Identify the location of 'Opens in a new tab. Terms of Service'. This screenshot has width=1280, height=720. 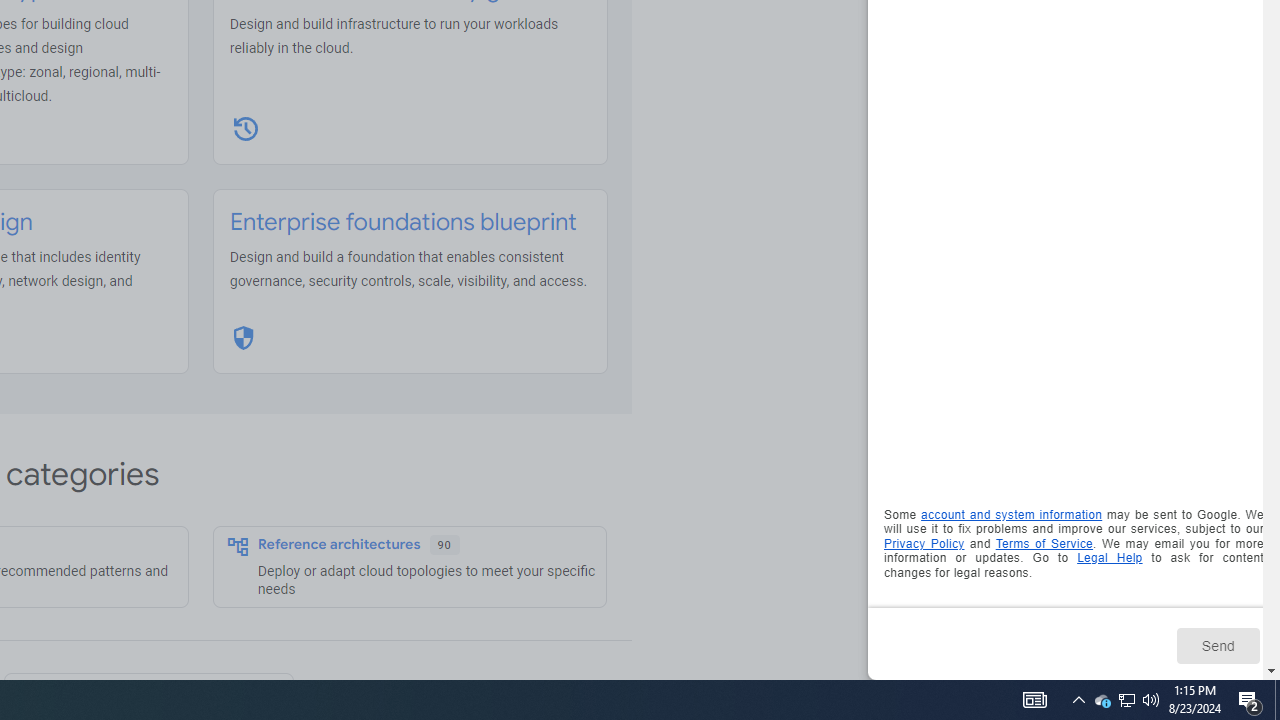
(1043, 543).